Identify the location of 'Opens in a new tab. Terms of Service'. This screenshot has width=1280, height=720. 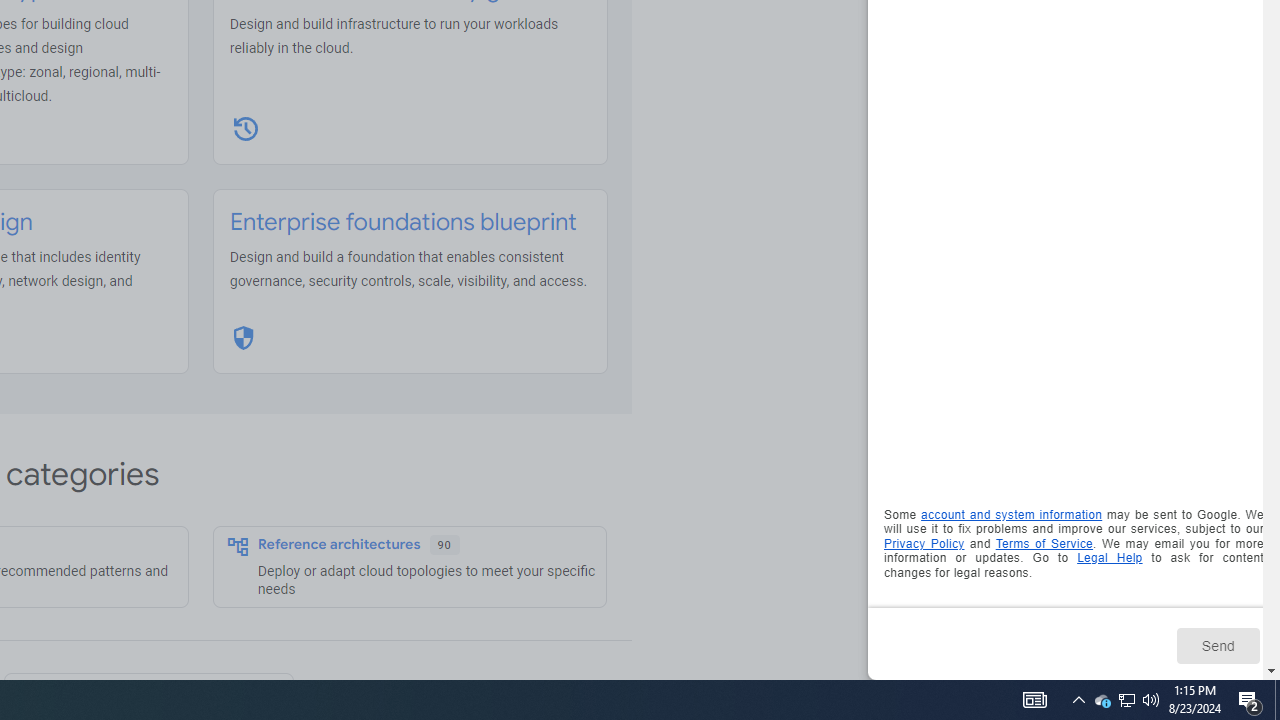
(1043, 543).